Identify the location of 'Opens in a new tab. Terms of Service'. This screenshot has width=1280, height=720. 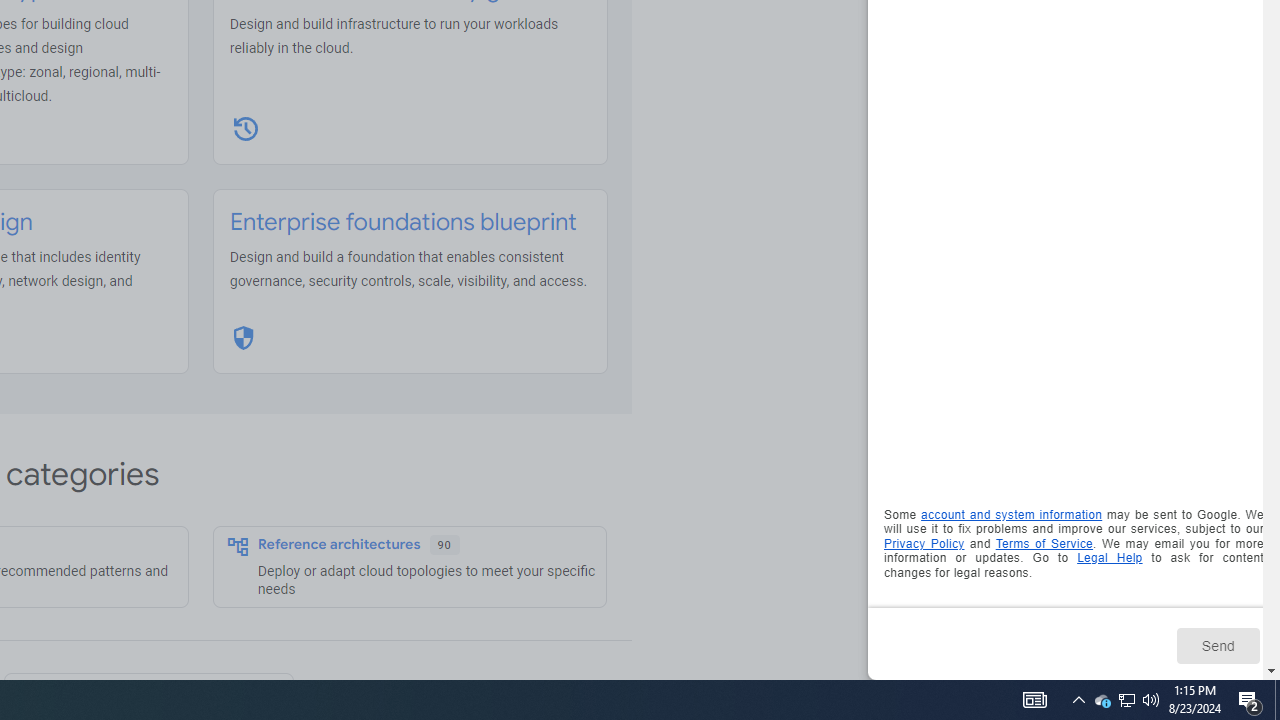
(1043, 543).